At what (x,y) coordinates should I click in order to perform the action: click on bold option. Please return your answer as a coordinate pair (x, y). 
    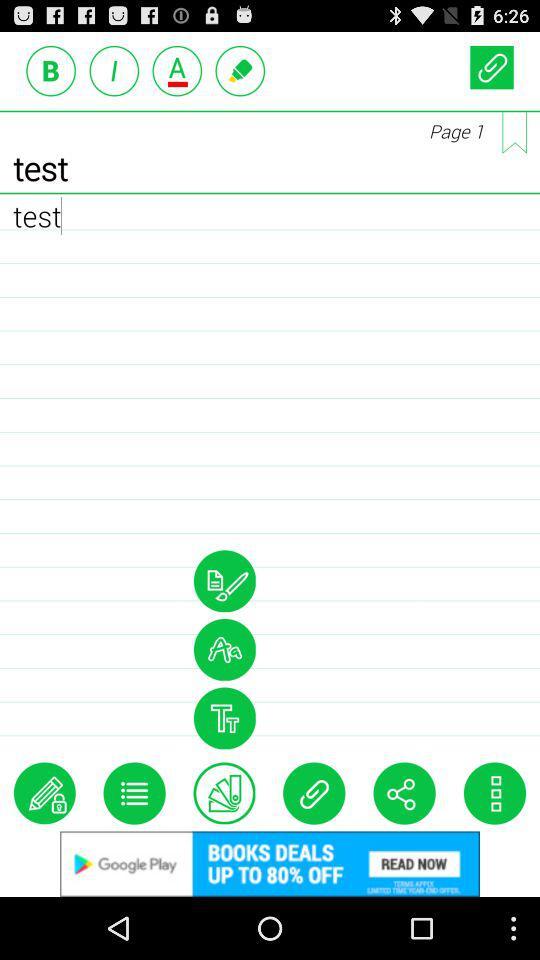
    Looking at the image, I should click on (51, 70).